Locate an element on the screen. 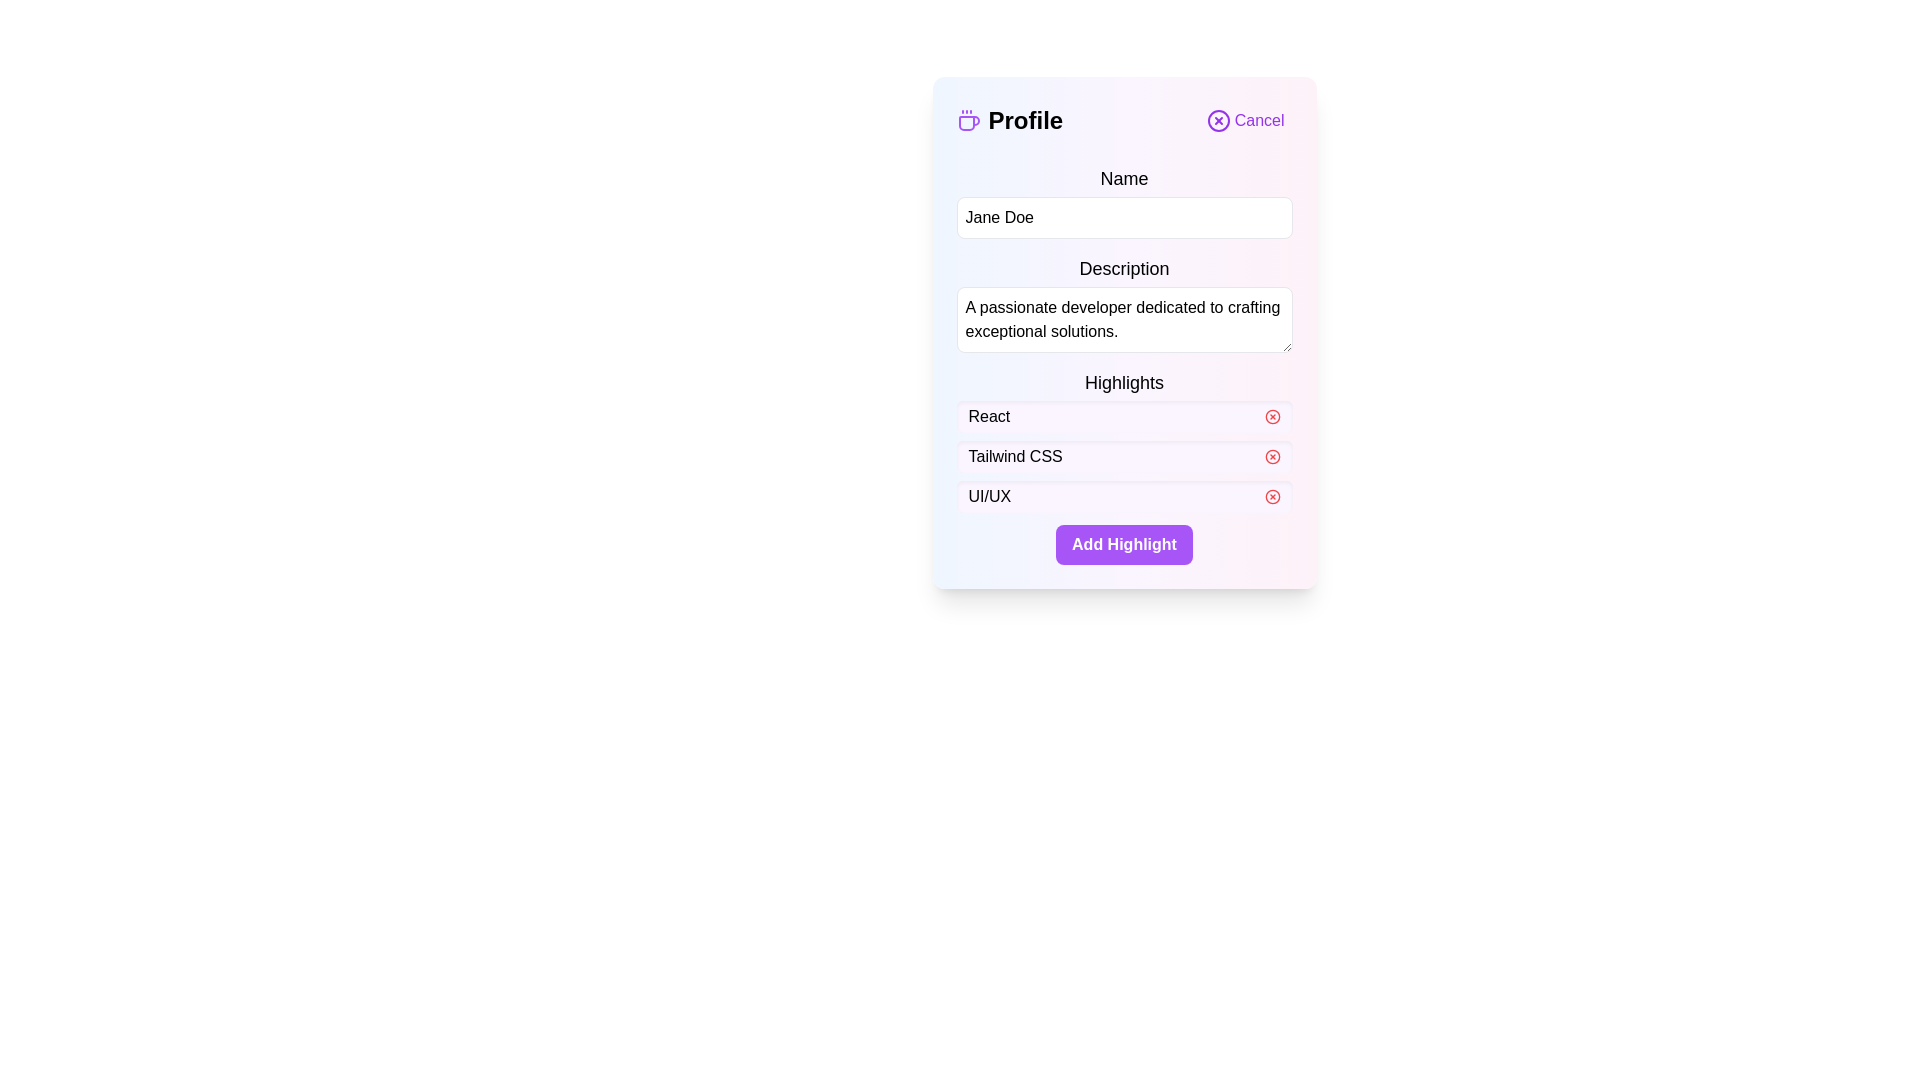  the cancel button located in the top-right corner of the 'Profile' dialog is located at coordinates (1244, 120).